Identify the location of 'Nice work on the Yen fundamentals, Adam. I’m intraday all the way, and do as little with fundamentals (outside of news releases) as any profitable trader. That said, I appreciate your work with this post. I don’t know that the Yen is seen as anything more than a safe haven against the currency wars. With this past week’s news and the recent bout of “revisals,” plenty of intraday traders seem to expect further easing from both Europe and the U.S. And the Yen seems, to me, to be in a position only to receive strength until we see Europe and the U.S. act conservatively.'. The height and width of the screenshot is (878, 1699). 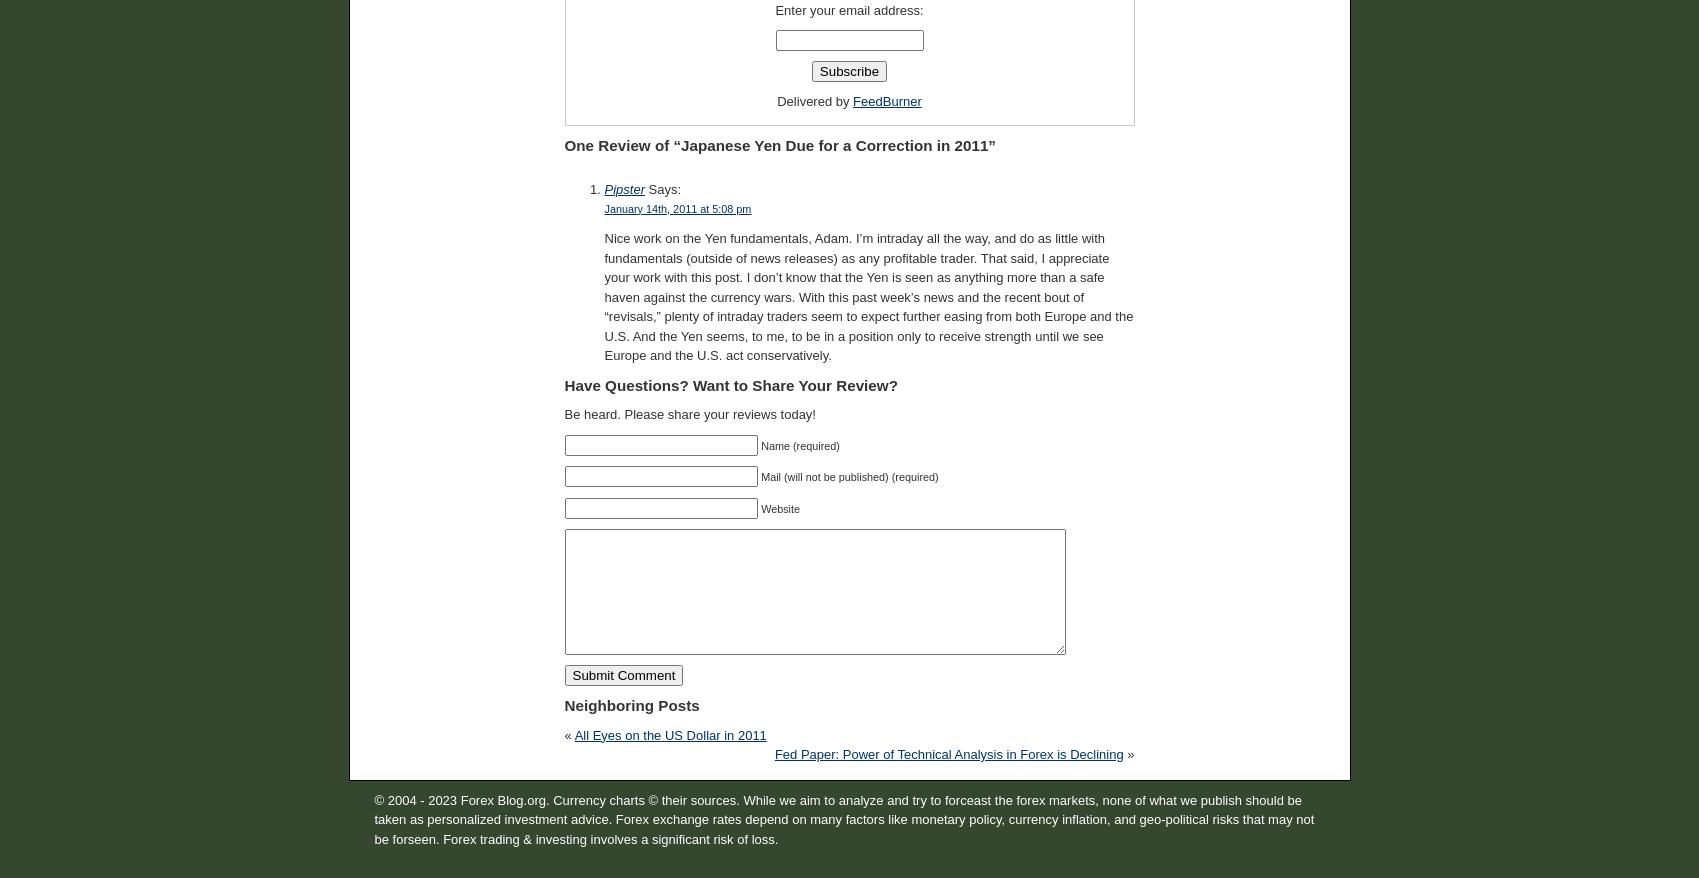
(867, 296).